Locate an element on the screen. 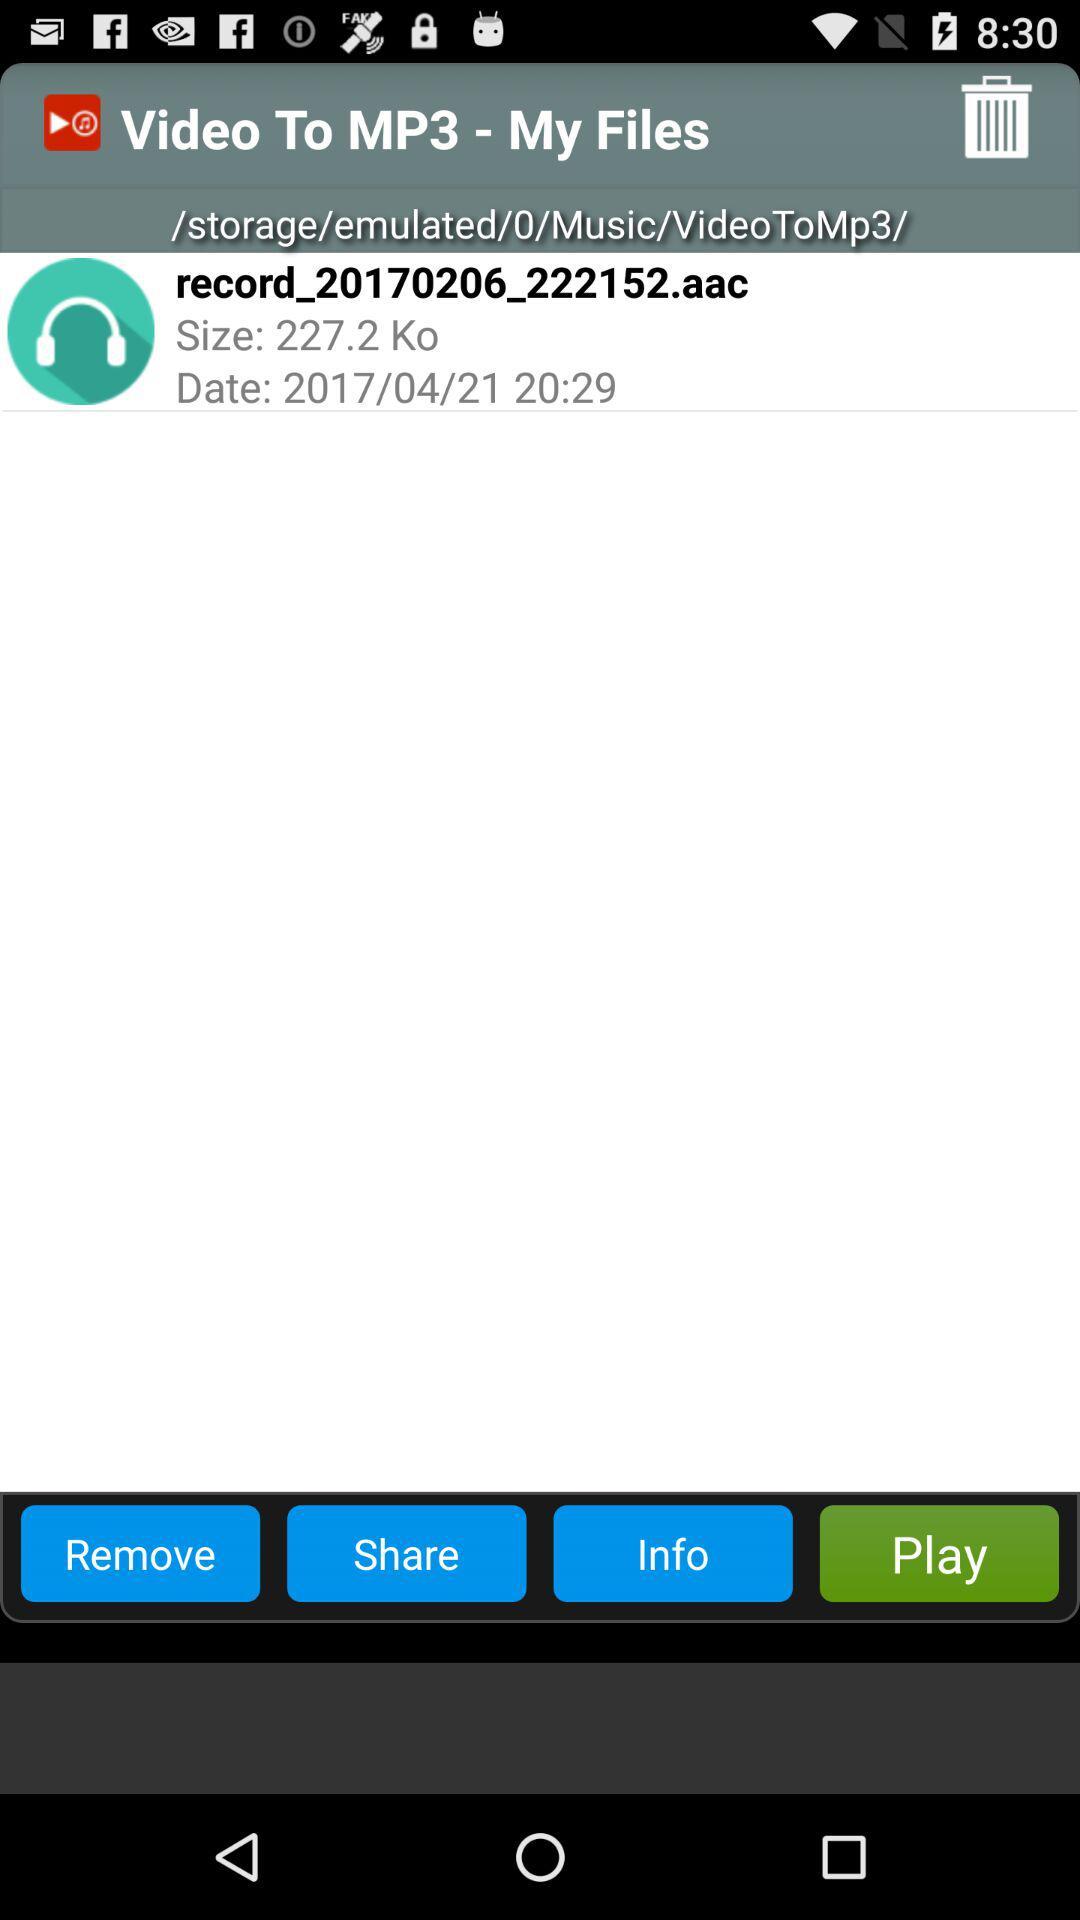  the delete icon is located at coordinates (996, 124).